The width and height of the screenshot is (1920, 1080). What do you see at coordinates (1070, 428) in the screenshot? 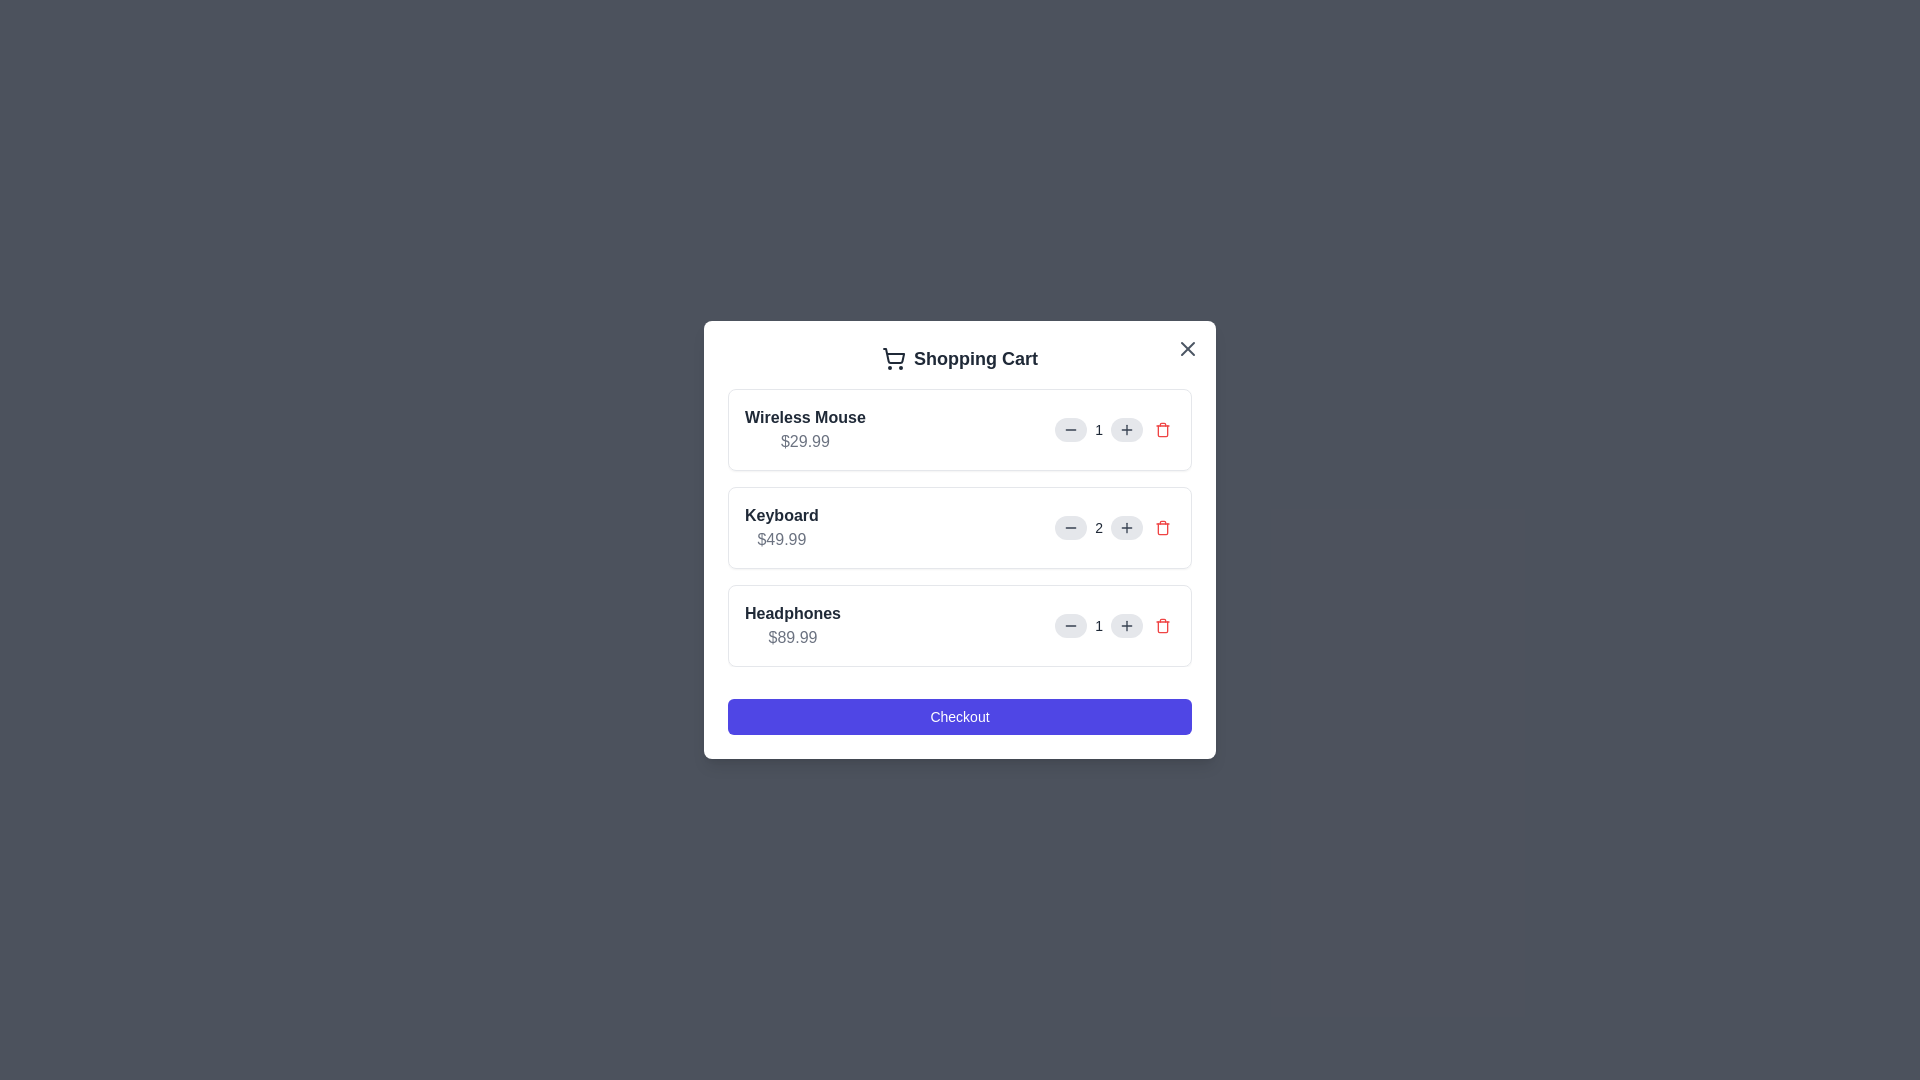
I see `the small minus button with a light gray background and minus icon ('−') to reduce the quantity of the item, which is positioned to the left of the numeric label displaying '1'` at bounding box center [1070, 428].